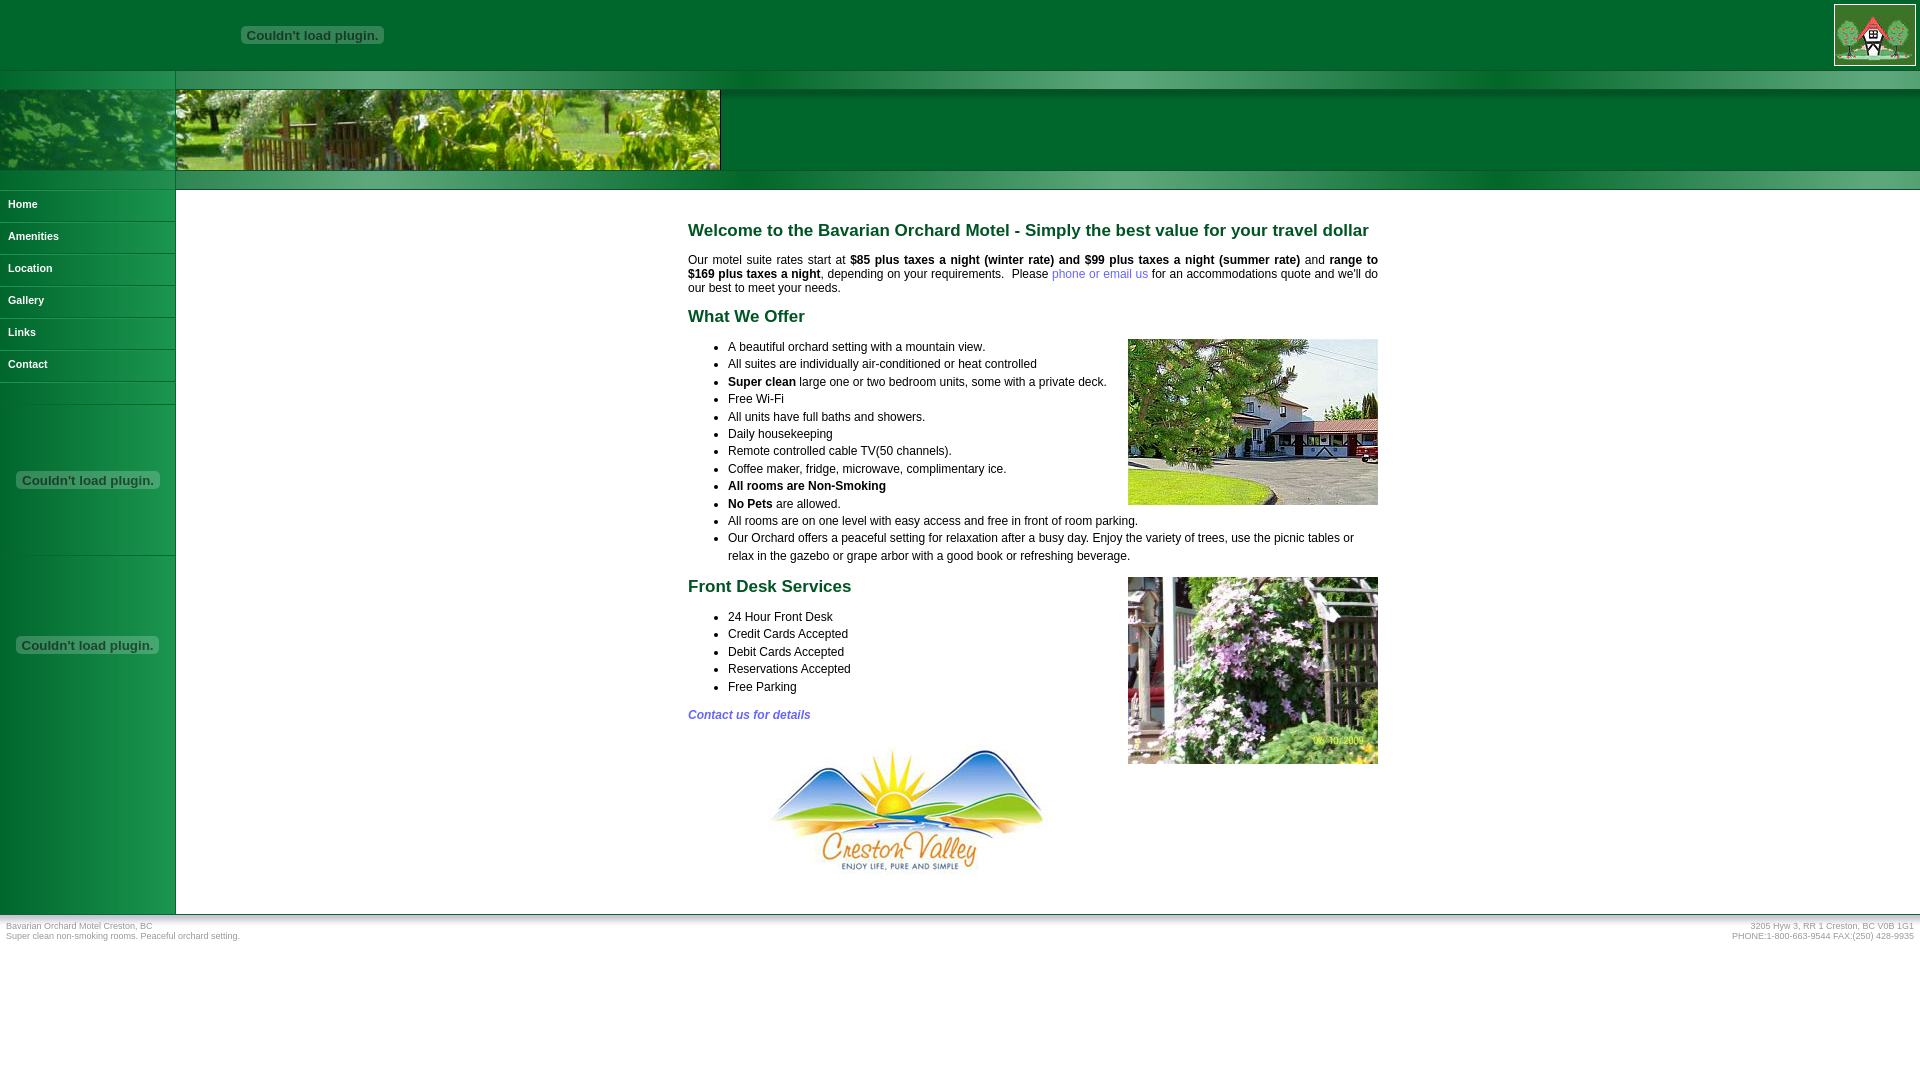 The width and height of the screenshot is (1920, 1080). I want to click on 'Contact us for details', so click(748, 713).